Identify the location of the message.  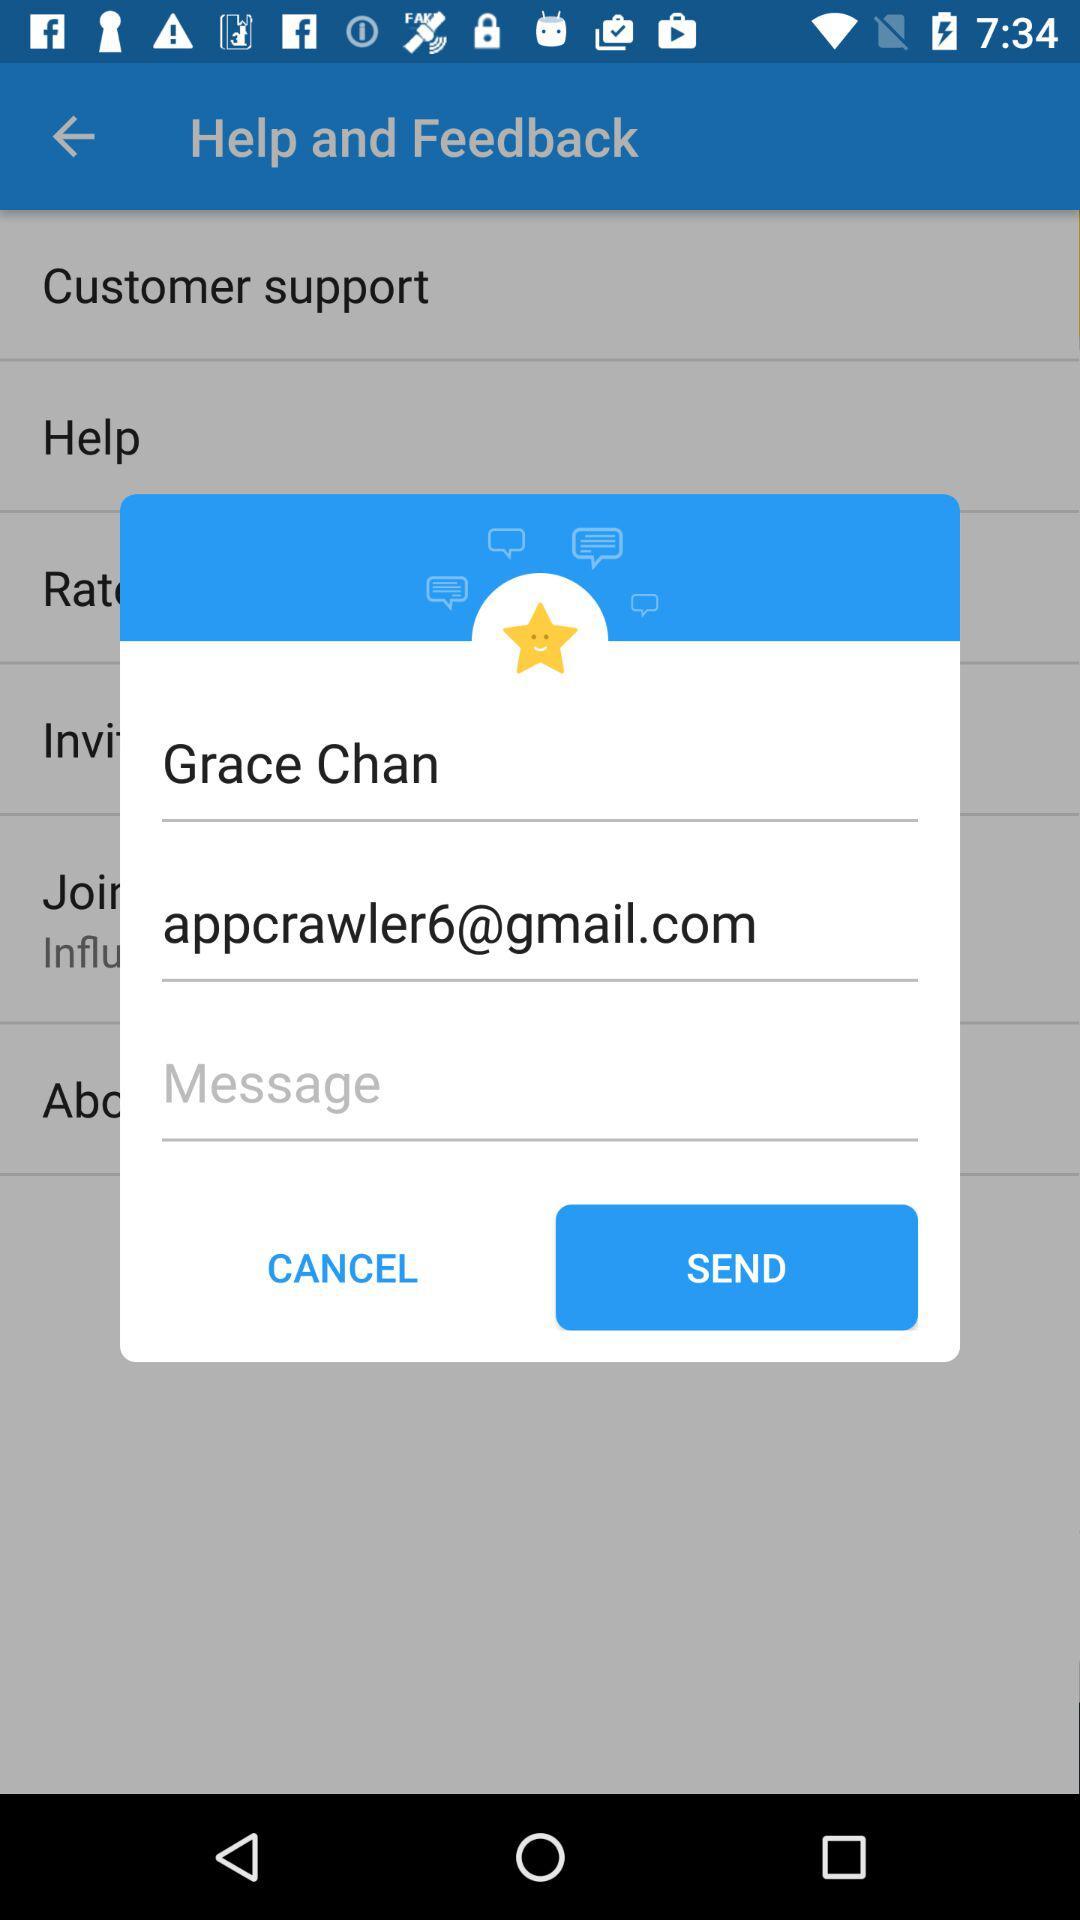
(540, 1048).